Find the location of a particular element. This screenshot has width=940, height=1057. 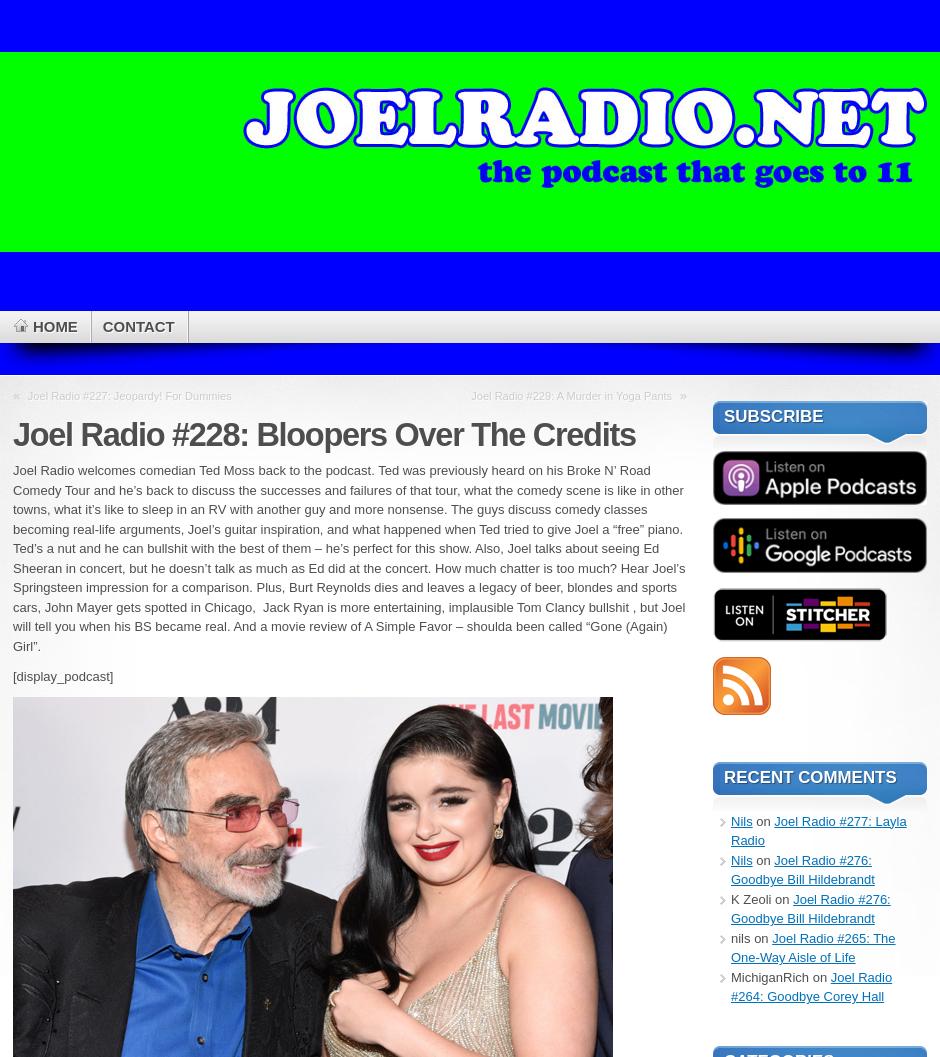

'Joel Radio #277: Layla Radio' is located at coordinates (818, 830).